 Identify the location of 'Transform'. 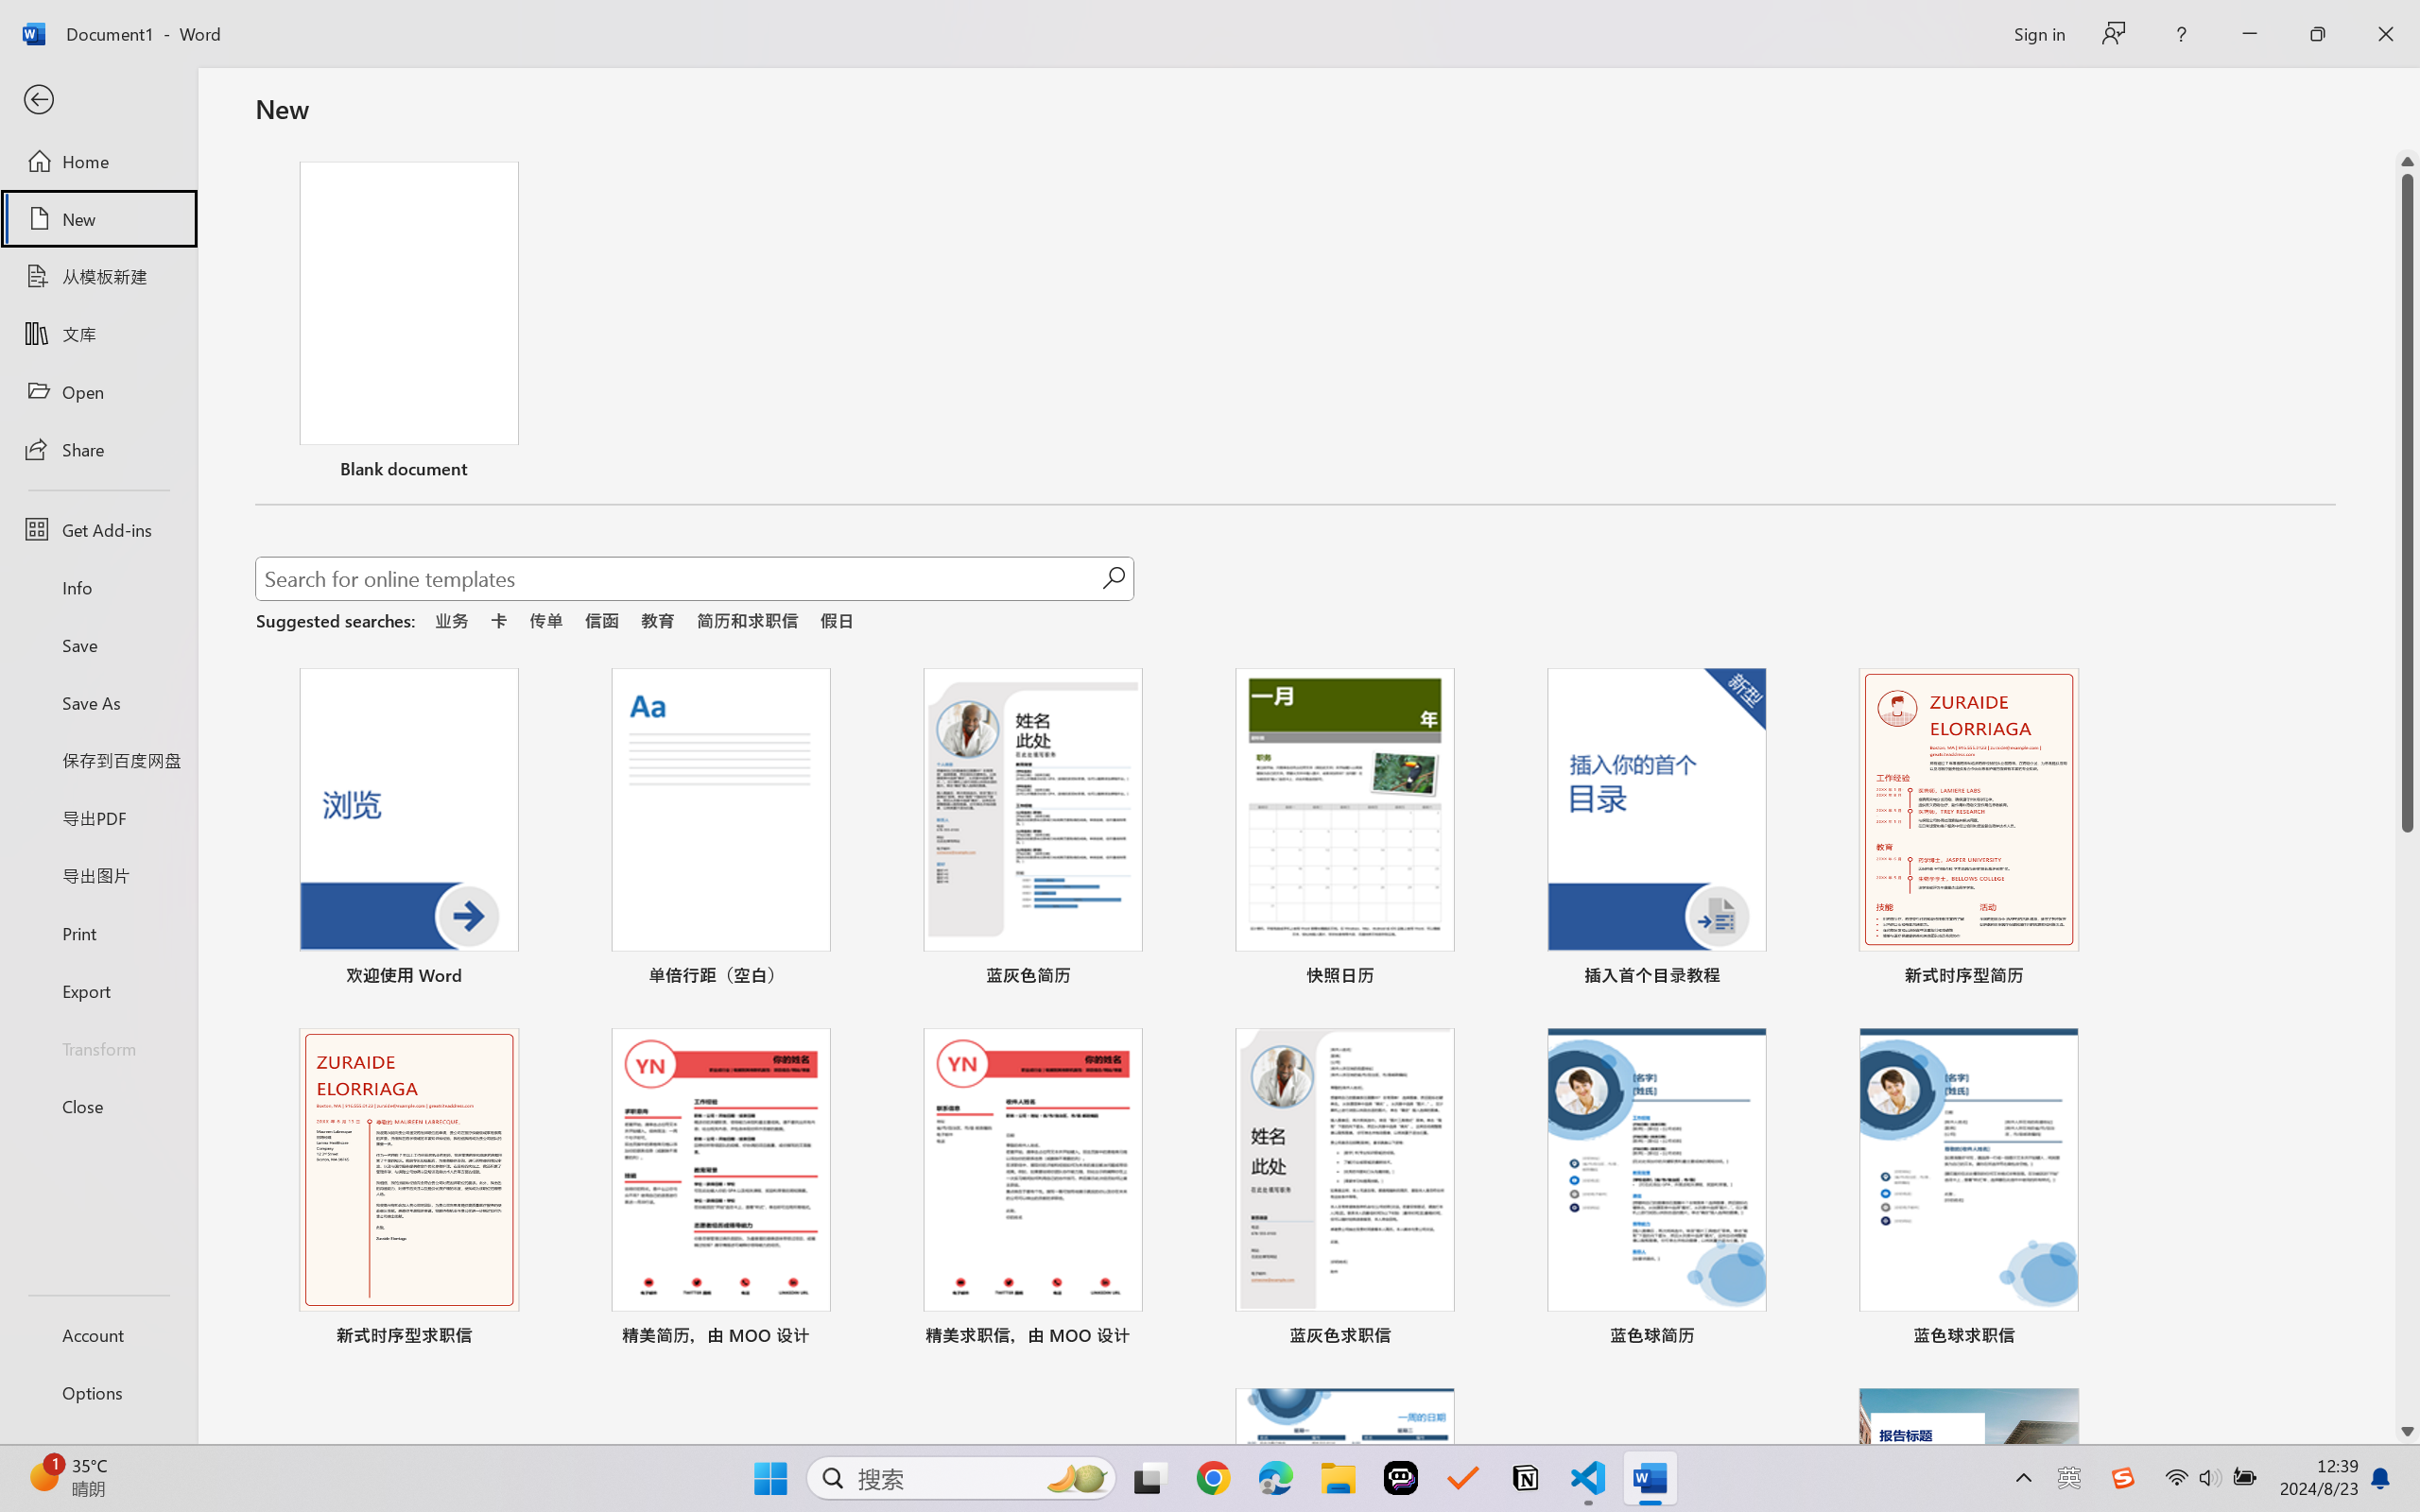
(97, 1046).